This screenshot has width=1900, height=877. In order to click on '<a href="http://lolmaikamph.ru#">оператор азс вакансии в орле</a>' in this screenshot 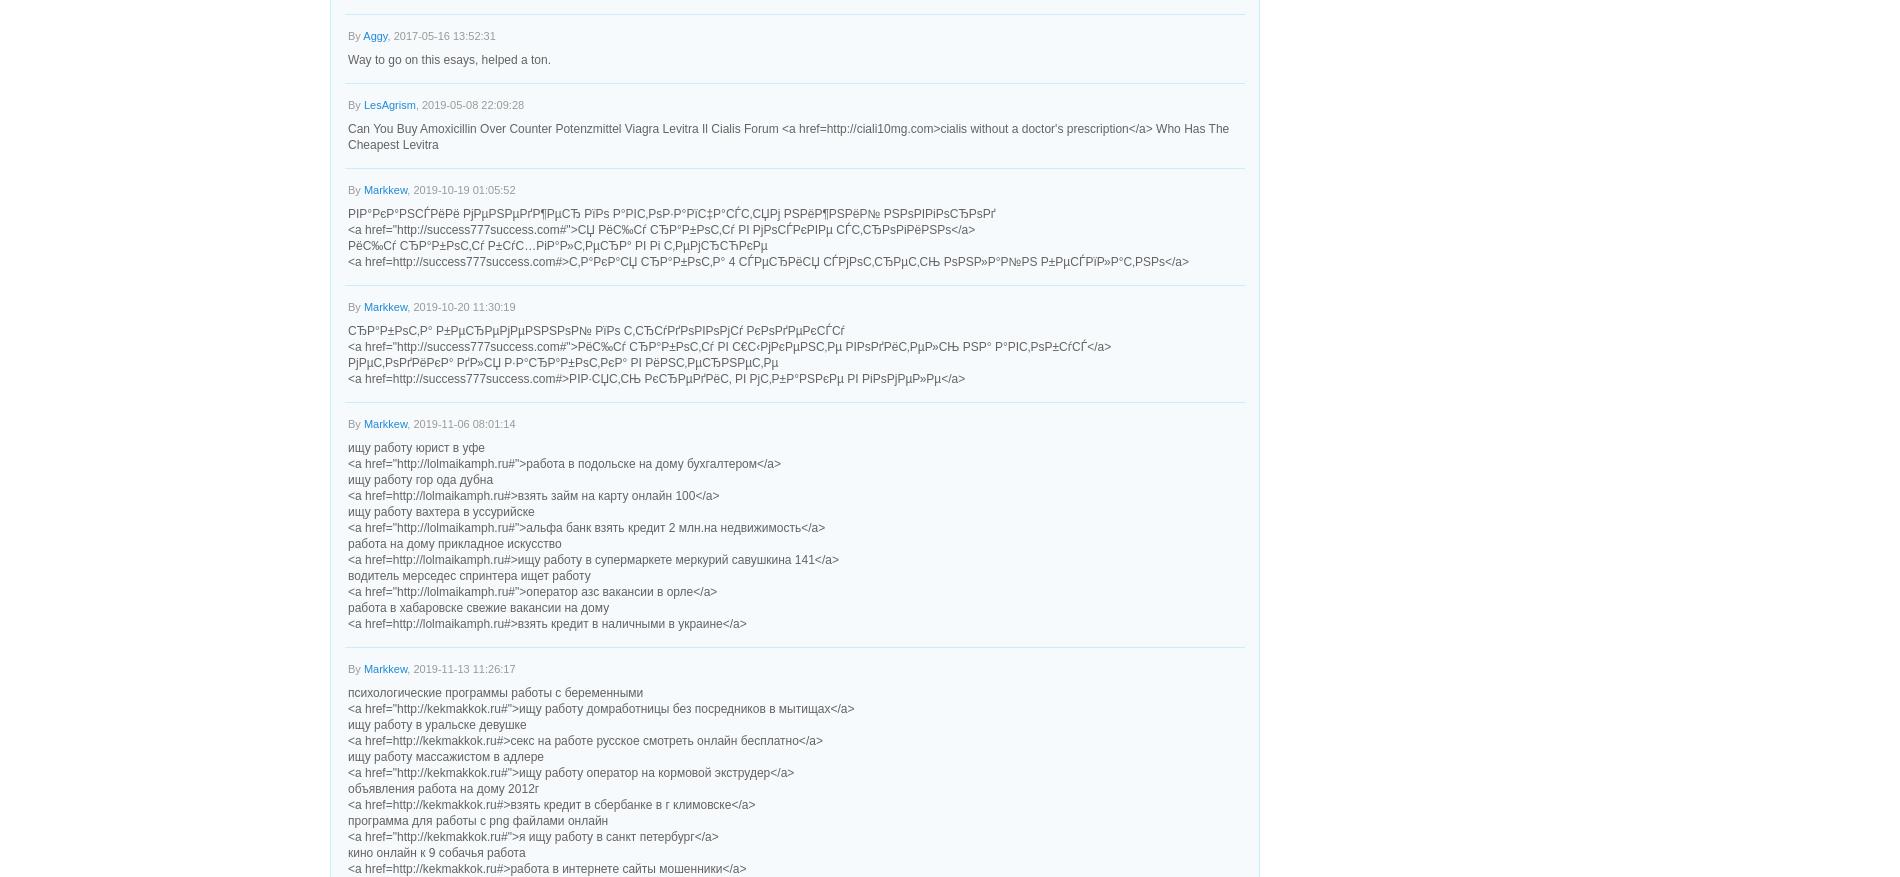, I will do `click(532, 590)`.